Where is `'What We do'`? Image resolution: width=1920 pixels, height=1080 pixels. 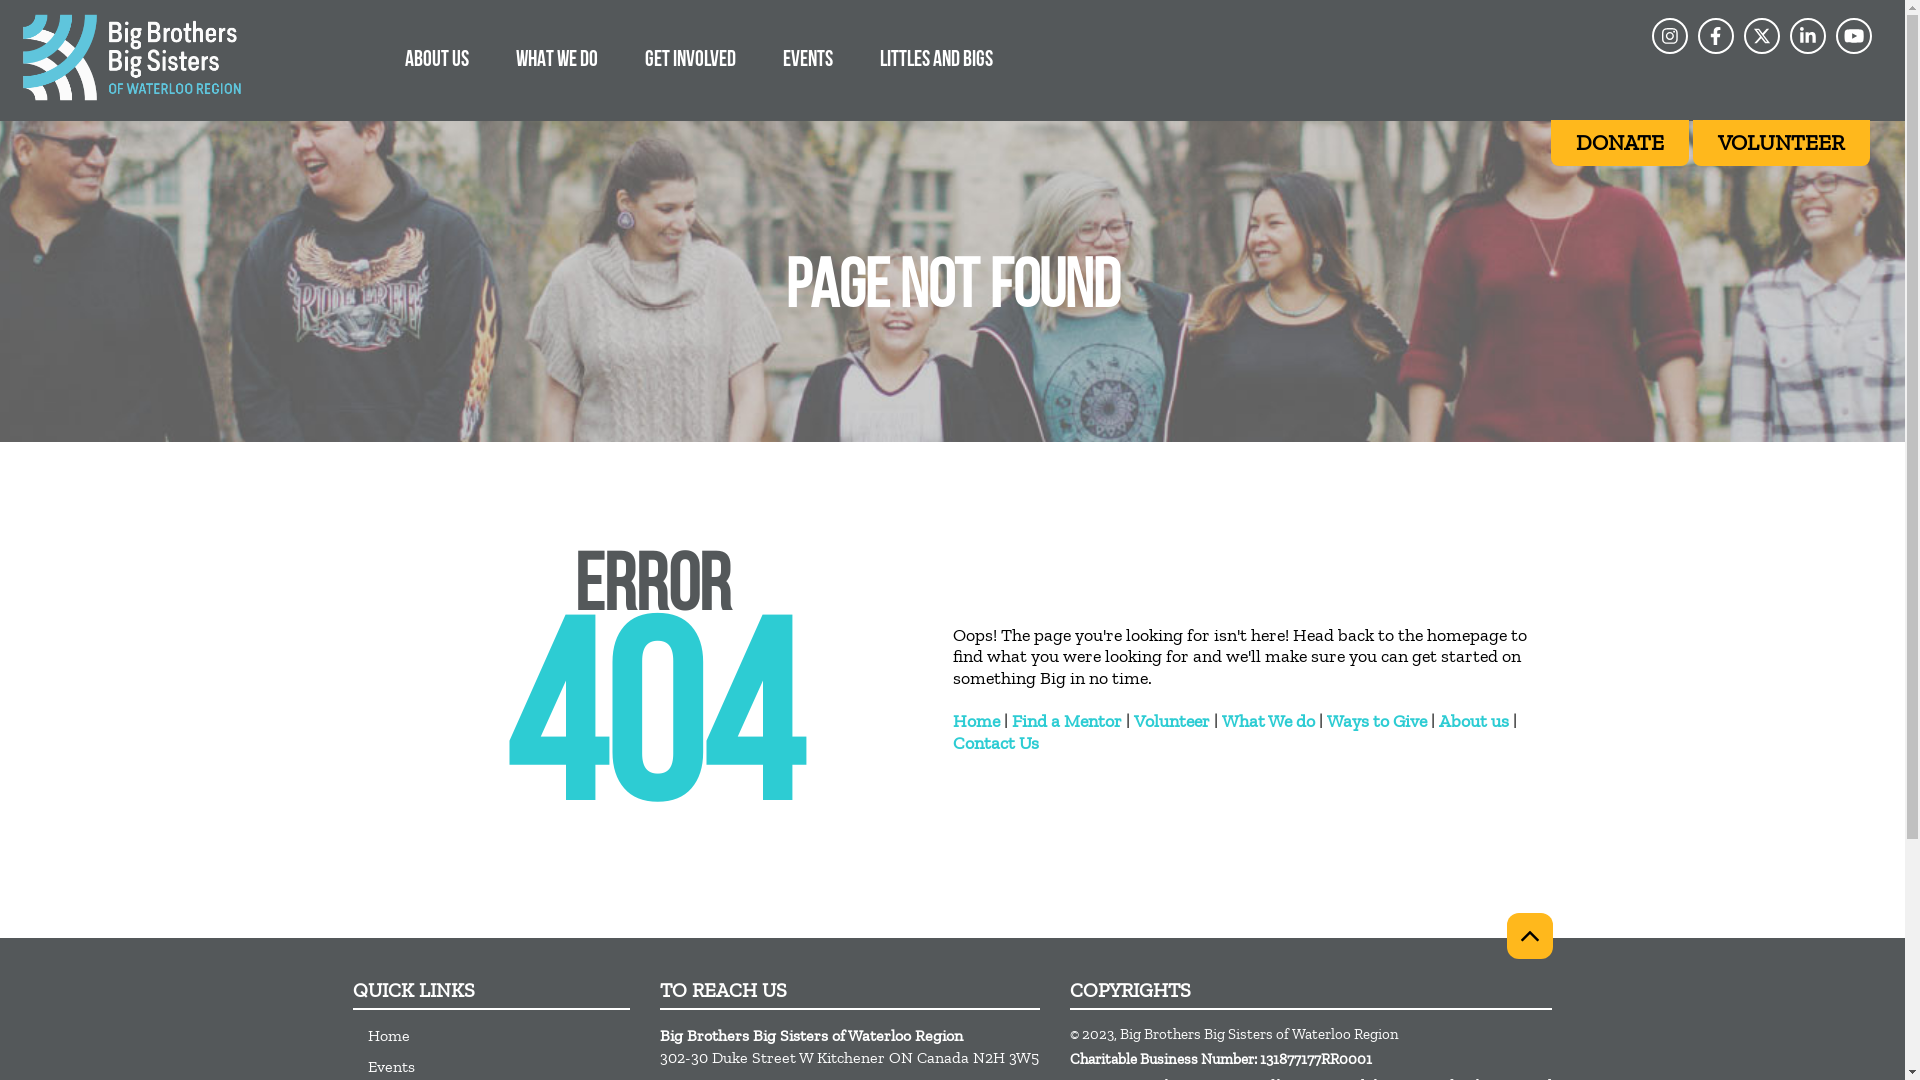 'What We do' is located at coordinates (1267, 721).